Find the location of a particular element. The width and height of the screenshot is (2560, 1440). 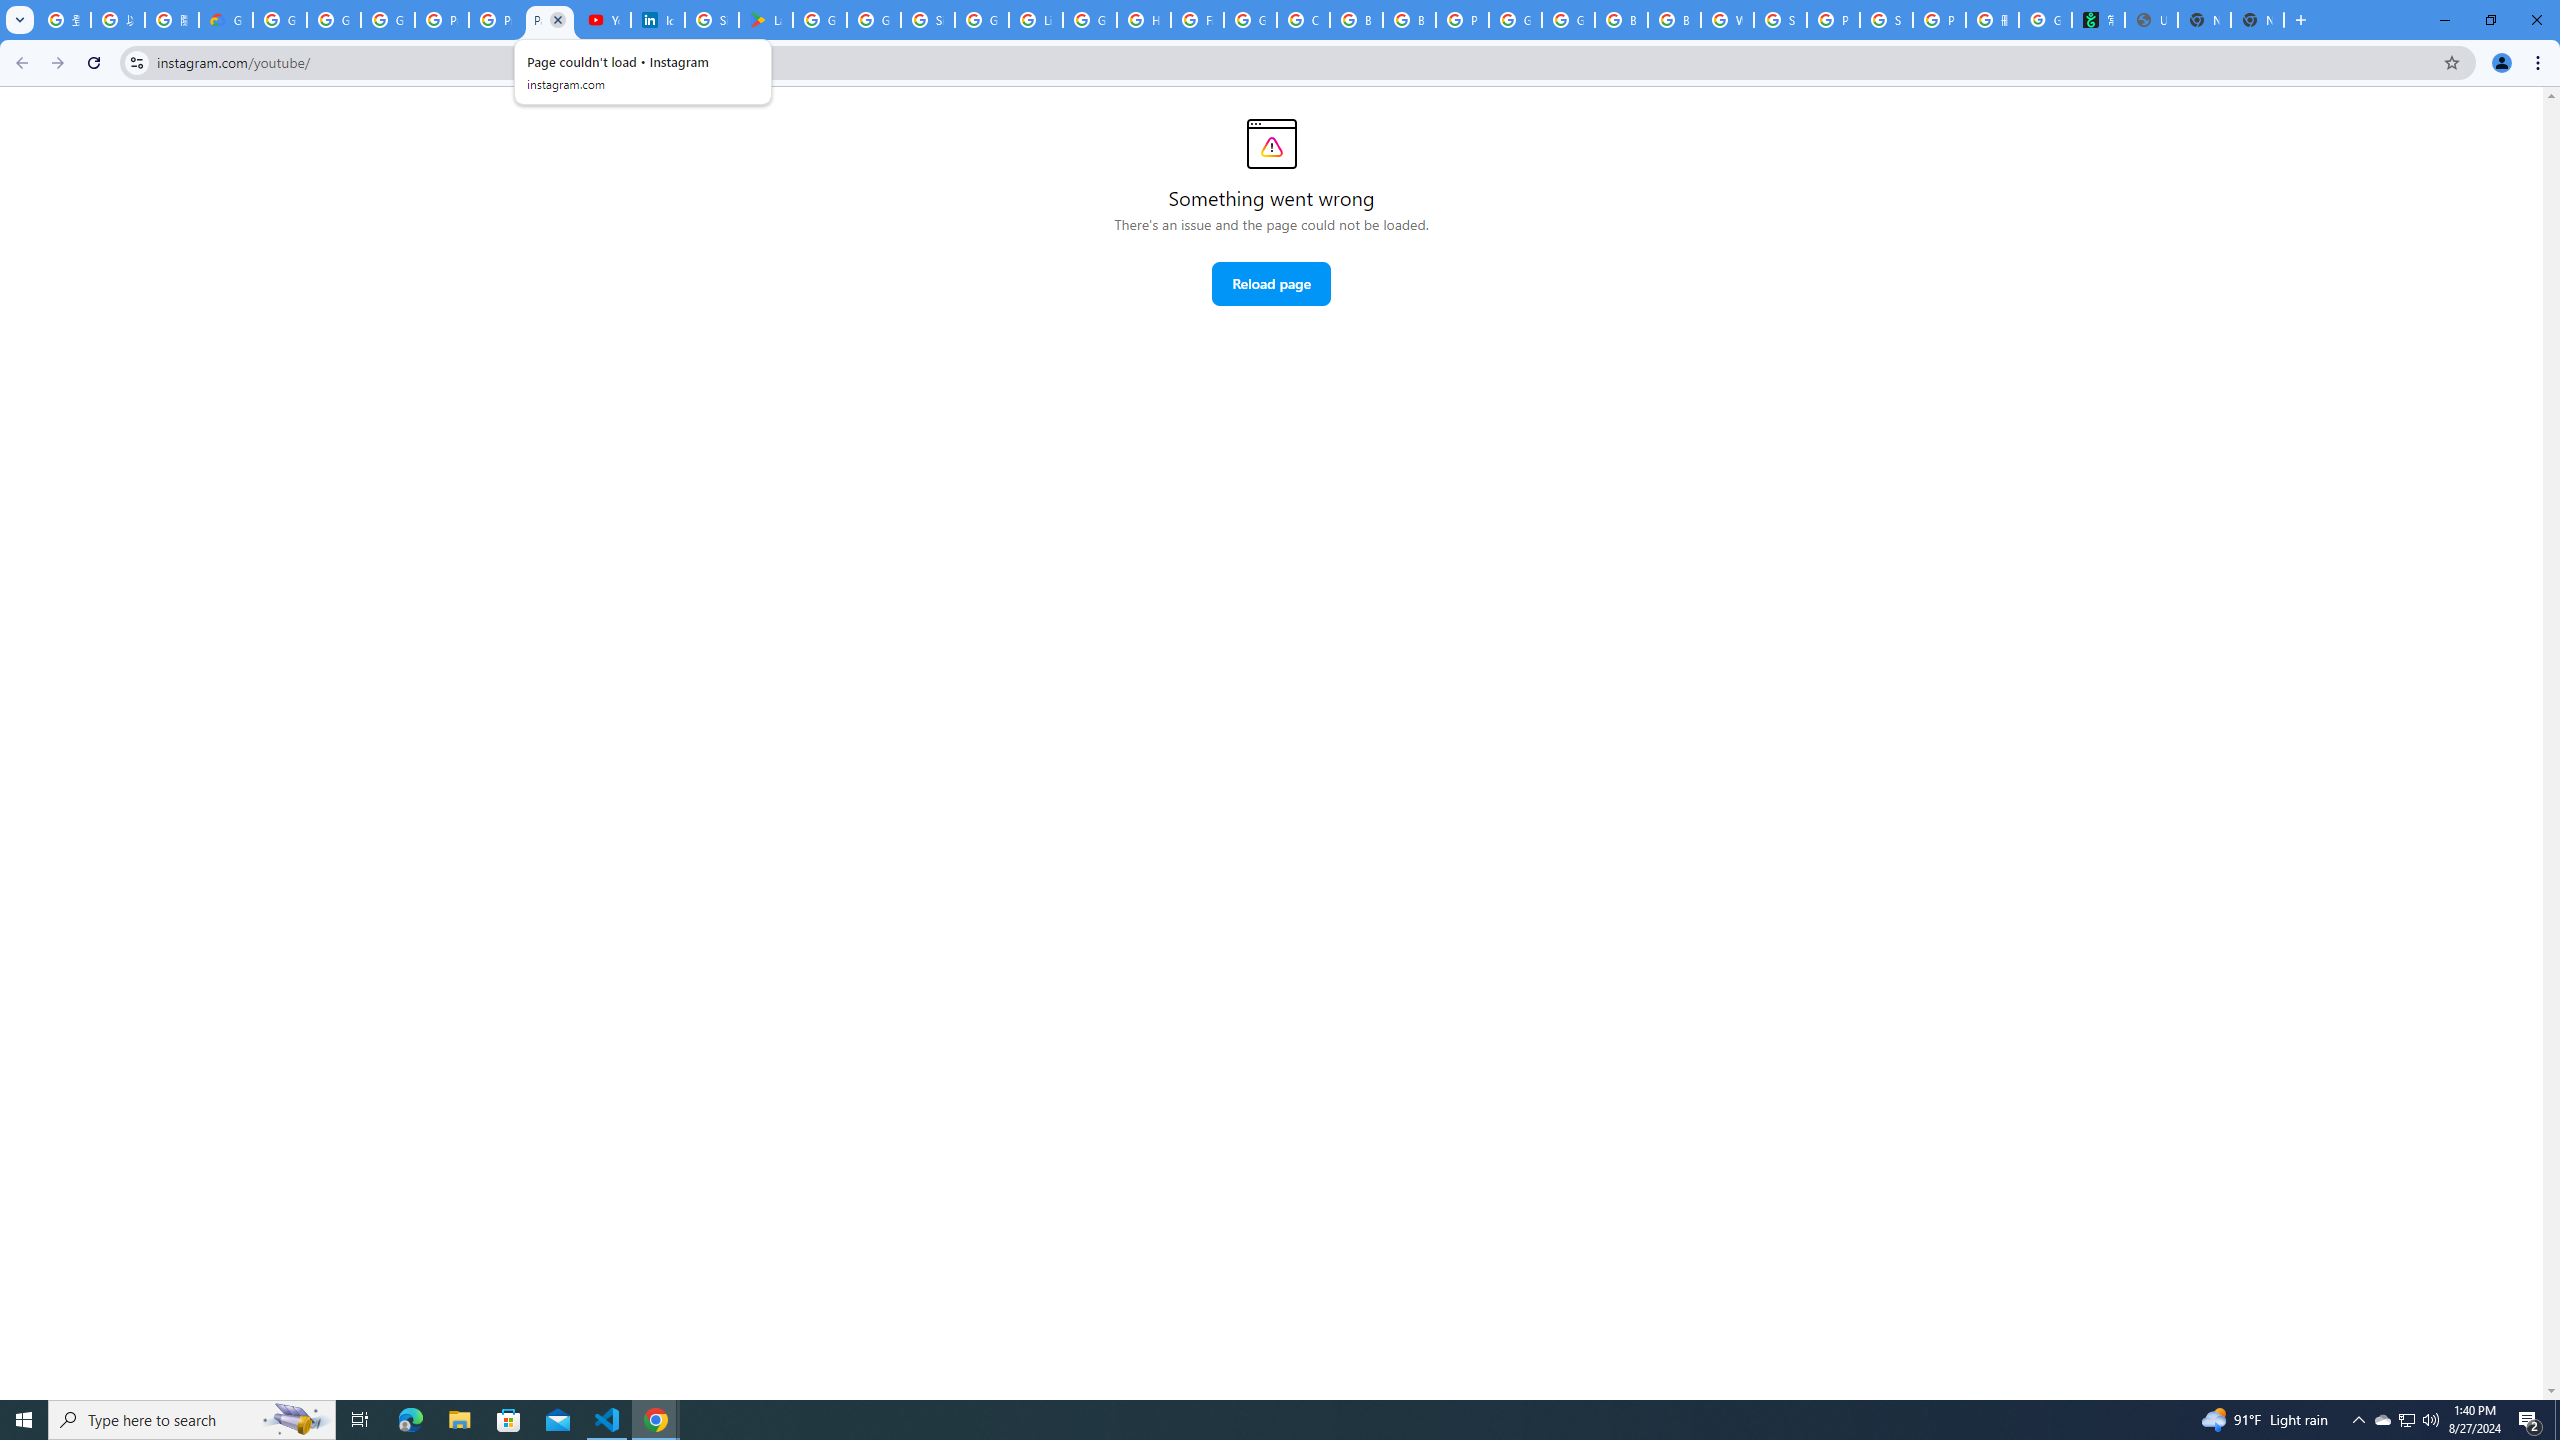

'Error' is located at coordinates (1271, 143).